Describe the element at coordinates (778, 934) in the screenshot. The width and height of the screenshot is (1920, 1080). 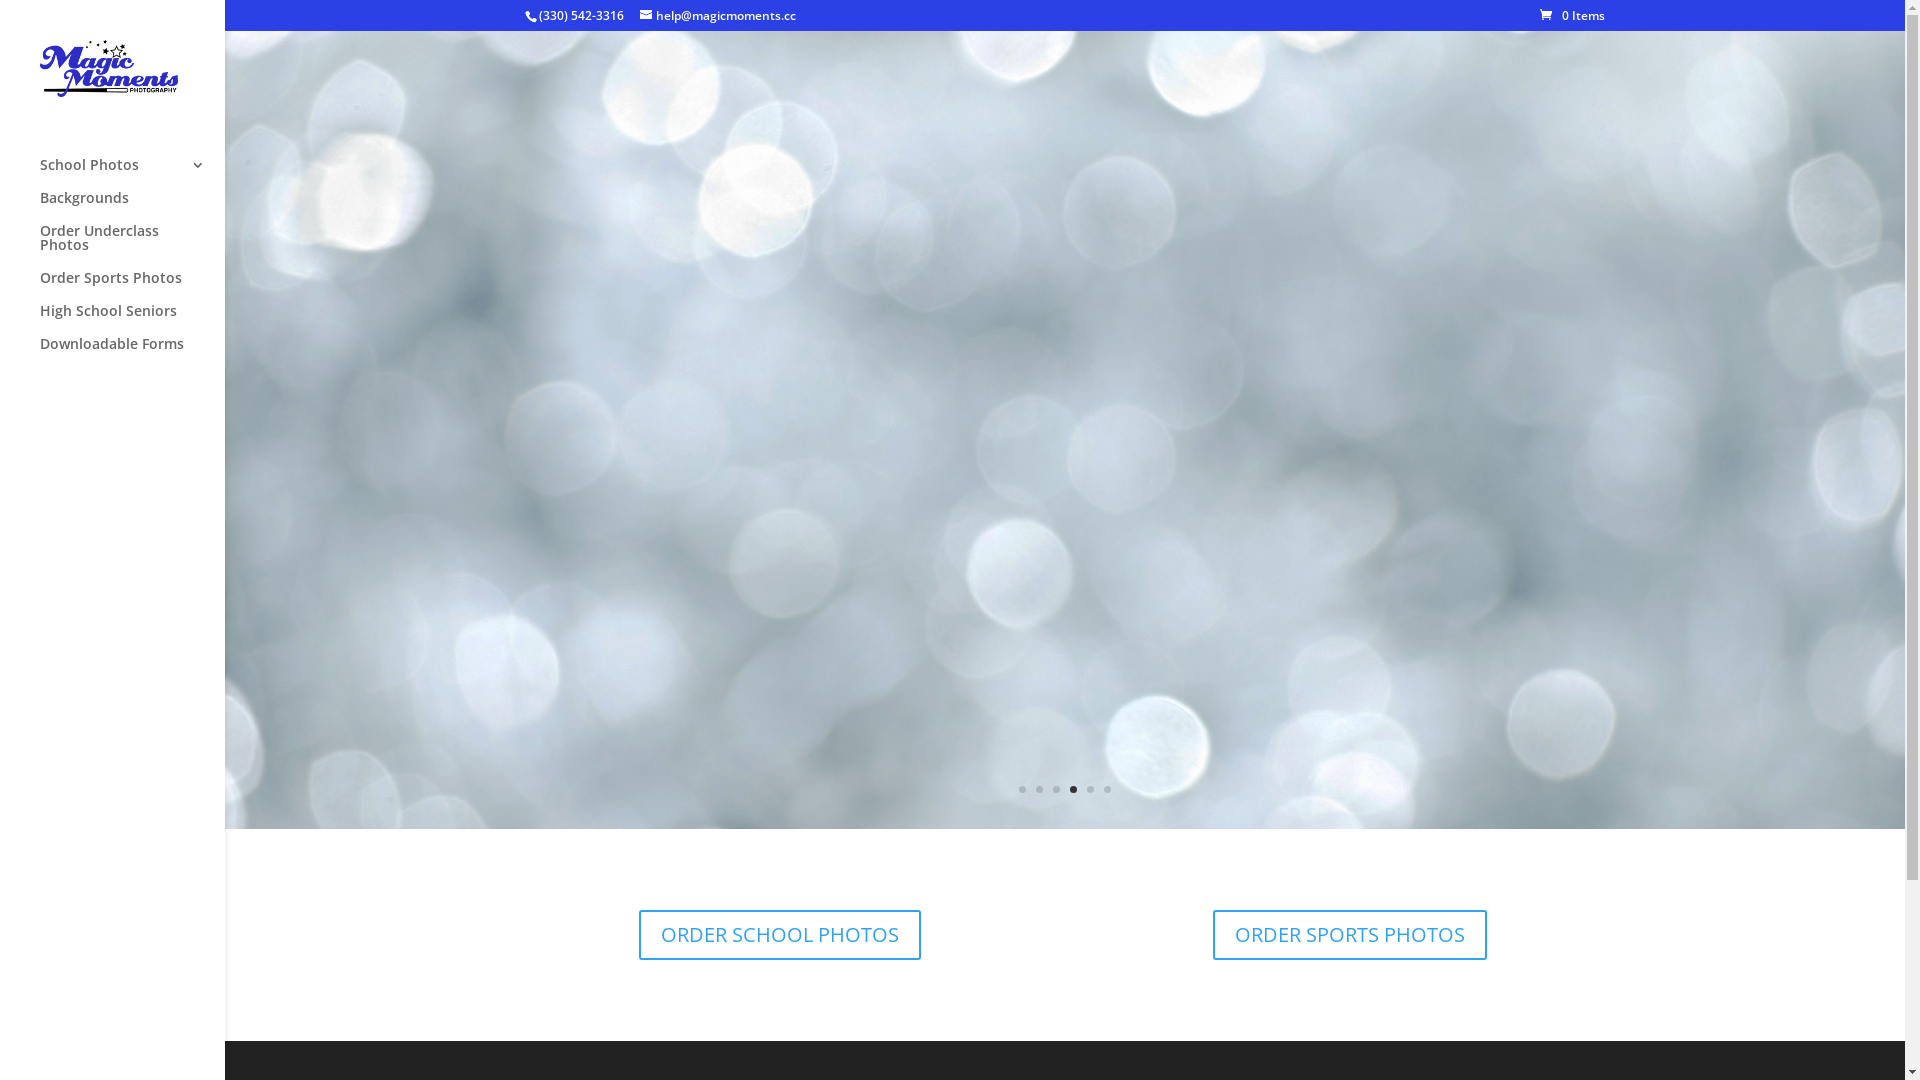
I see `'ORDER SCHOOL PHOTOS'` at that location.